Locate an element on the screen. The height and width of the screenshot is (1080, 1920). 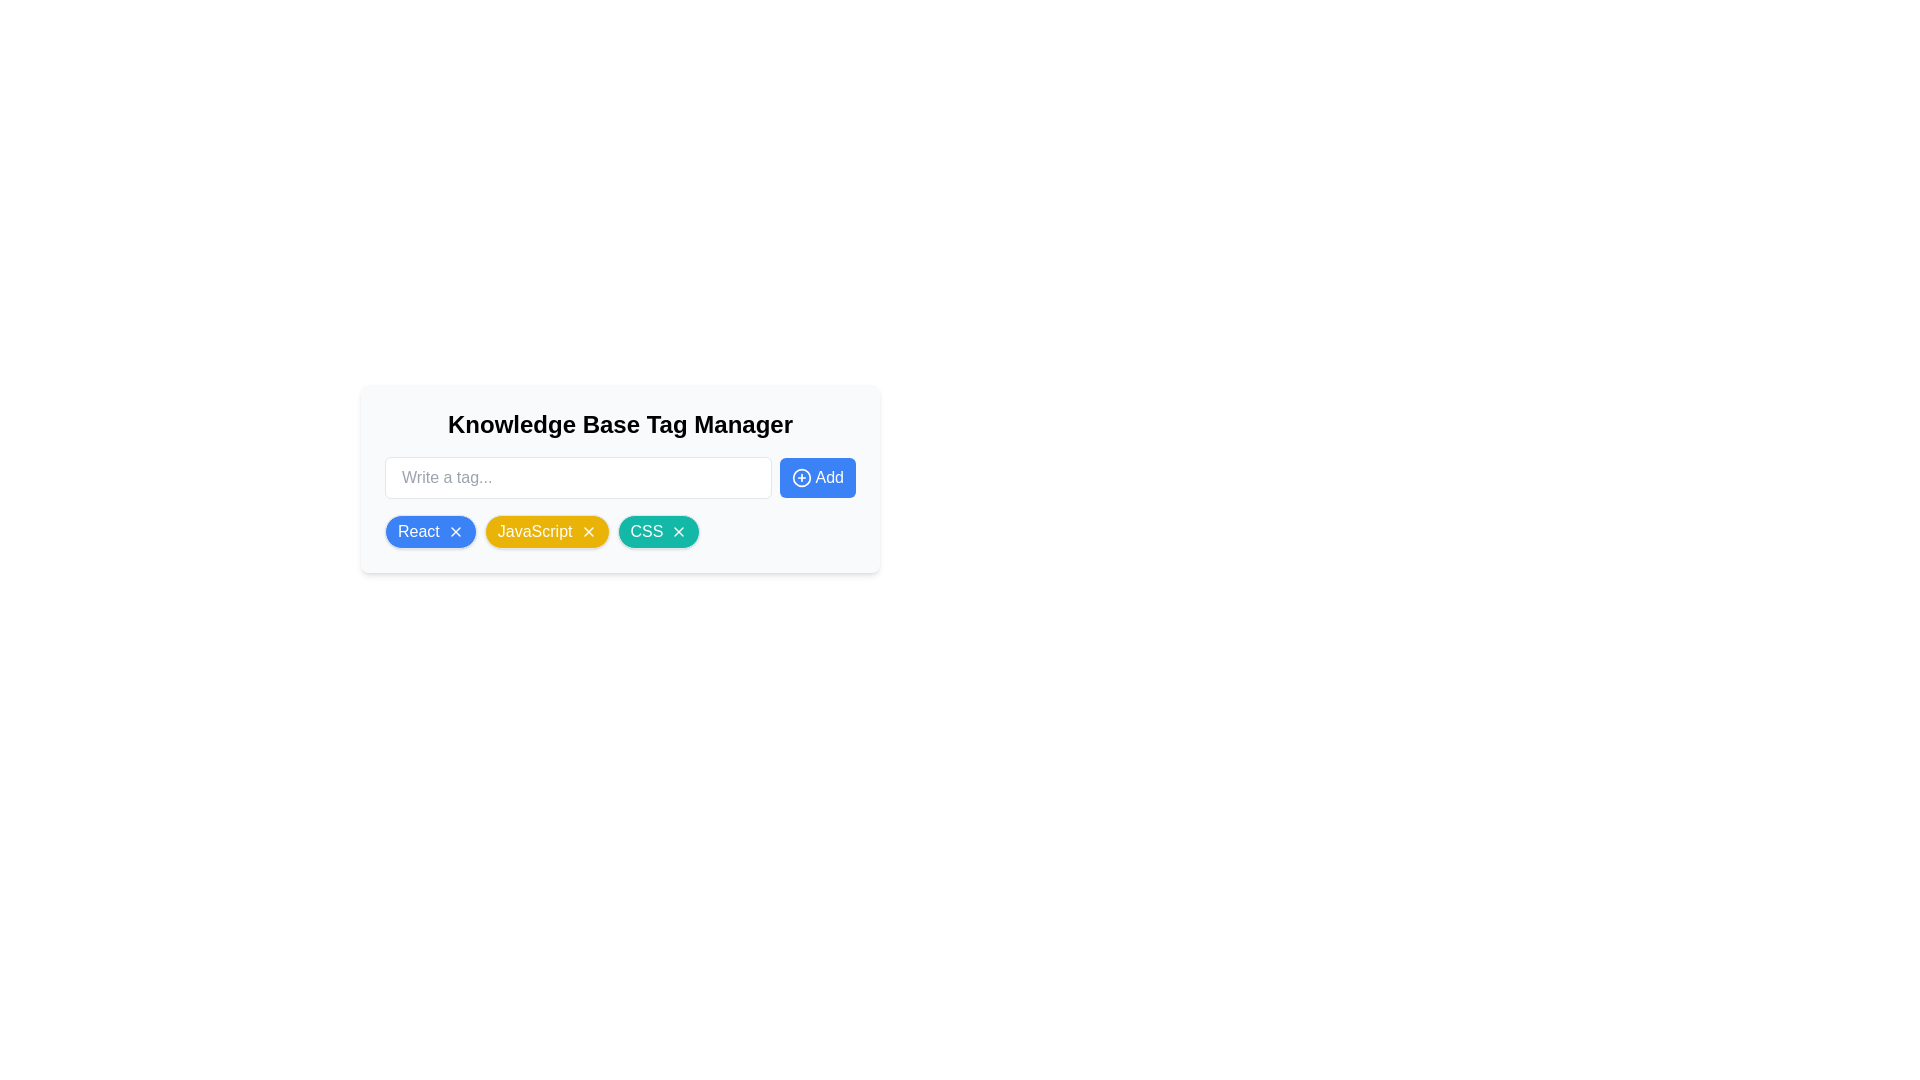
the Close Icon Button, which is an 'X' icon with a yellow background located at the right-most end of the JavaScript tag is located at coordinates (587, 531).